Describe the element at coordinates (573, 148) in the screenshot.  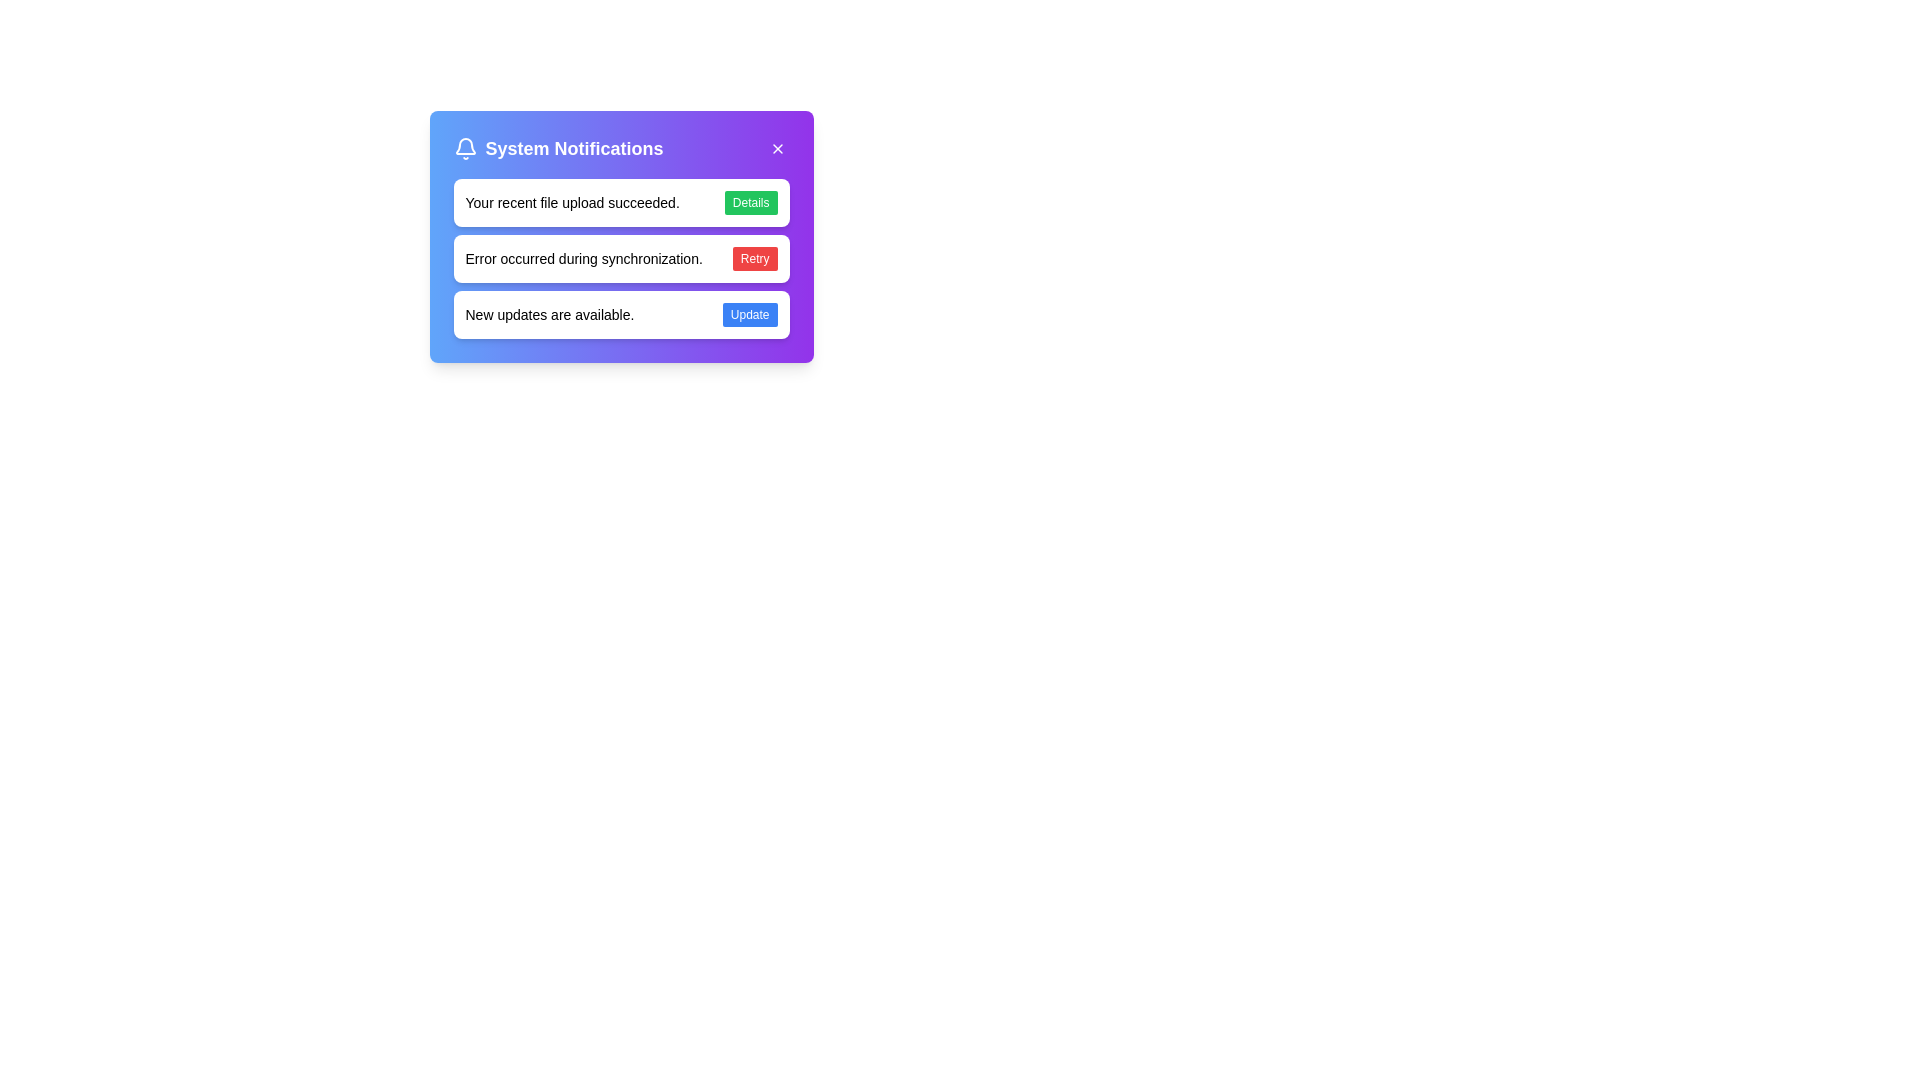
I see `the Text Label that serves as a header for system notifications, located to the right of the bell icon` at that location.